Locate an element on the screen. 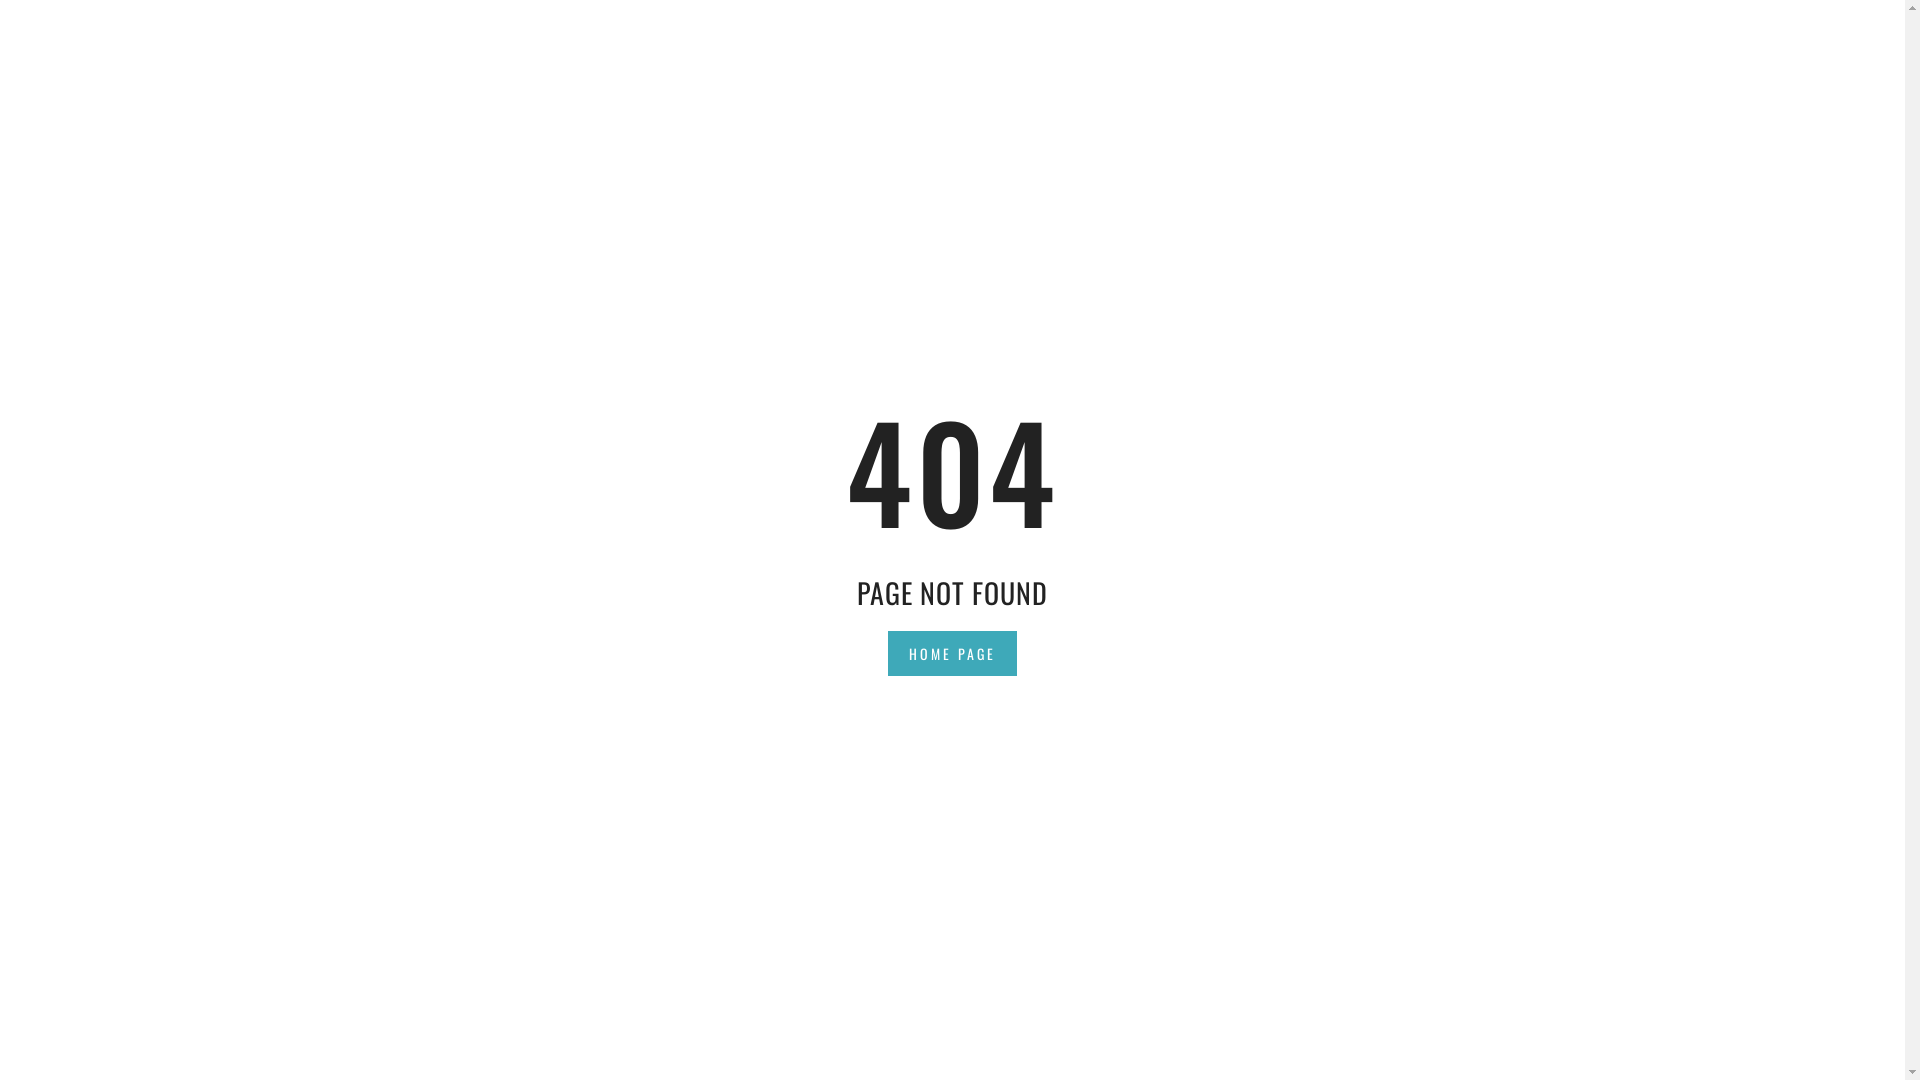  'HOME PAGE' is located at coordinates (951, 652).